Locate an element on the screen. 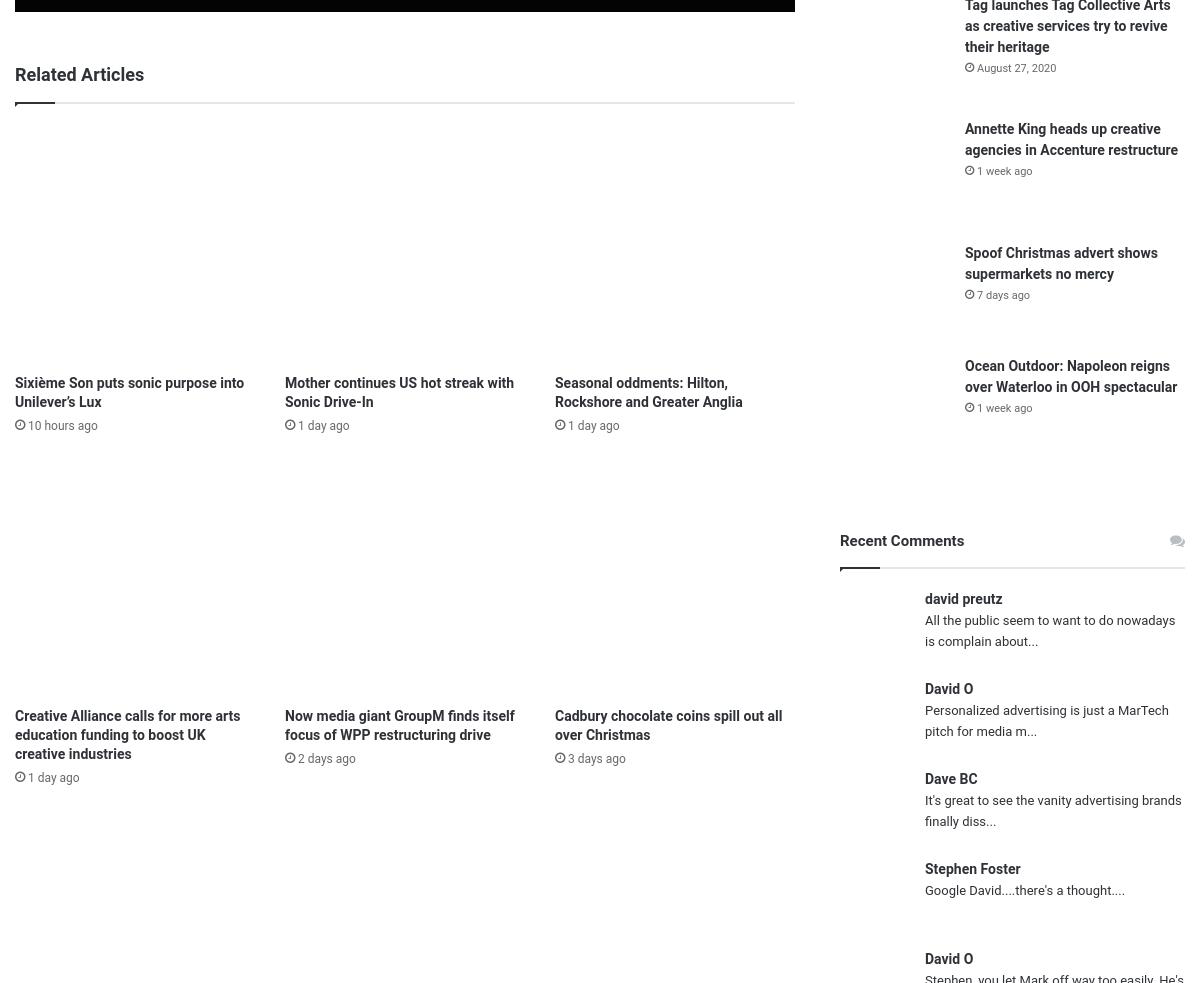 Image resolution: width=1200 pixels, height=983 pixels. 'It's great to see the vanity advertising brands finally diss...' is located at coordinates (1052, 808).